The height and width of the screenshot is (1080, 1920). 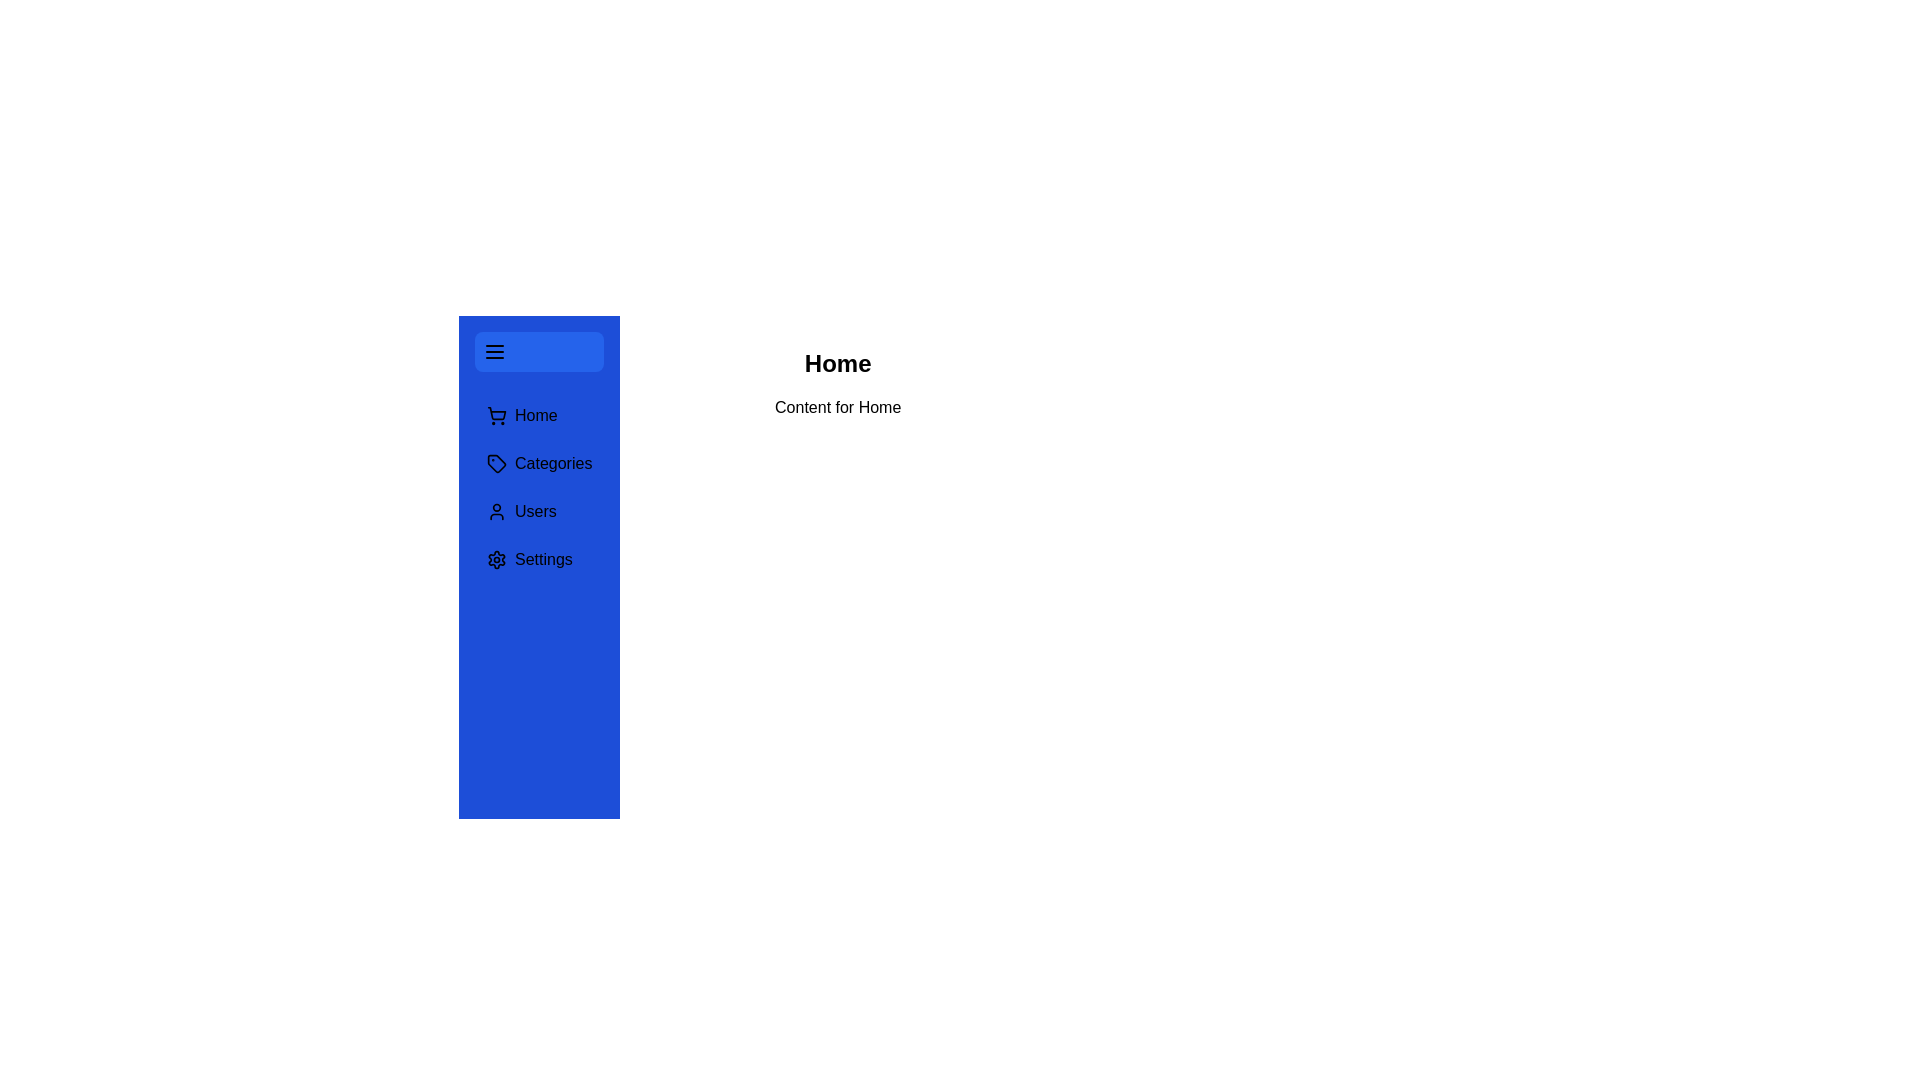 What do you see at coordinates (539, 511) in the screenshot?
I see `the Users section from the menu` at bounding box center [539, 511].